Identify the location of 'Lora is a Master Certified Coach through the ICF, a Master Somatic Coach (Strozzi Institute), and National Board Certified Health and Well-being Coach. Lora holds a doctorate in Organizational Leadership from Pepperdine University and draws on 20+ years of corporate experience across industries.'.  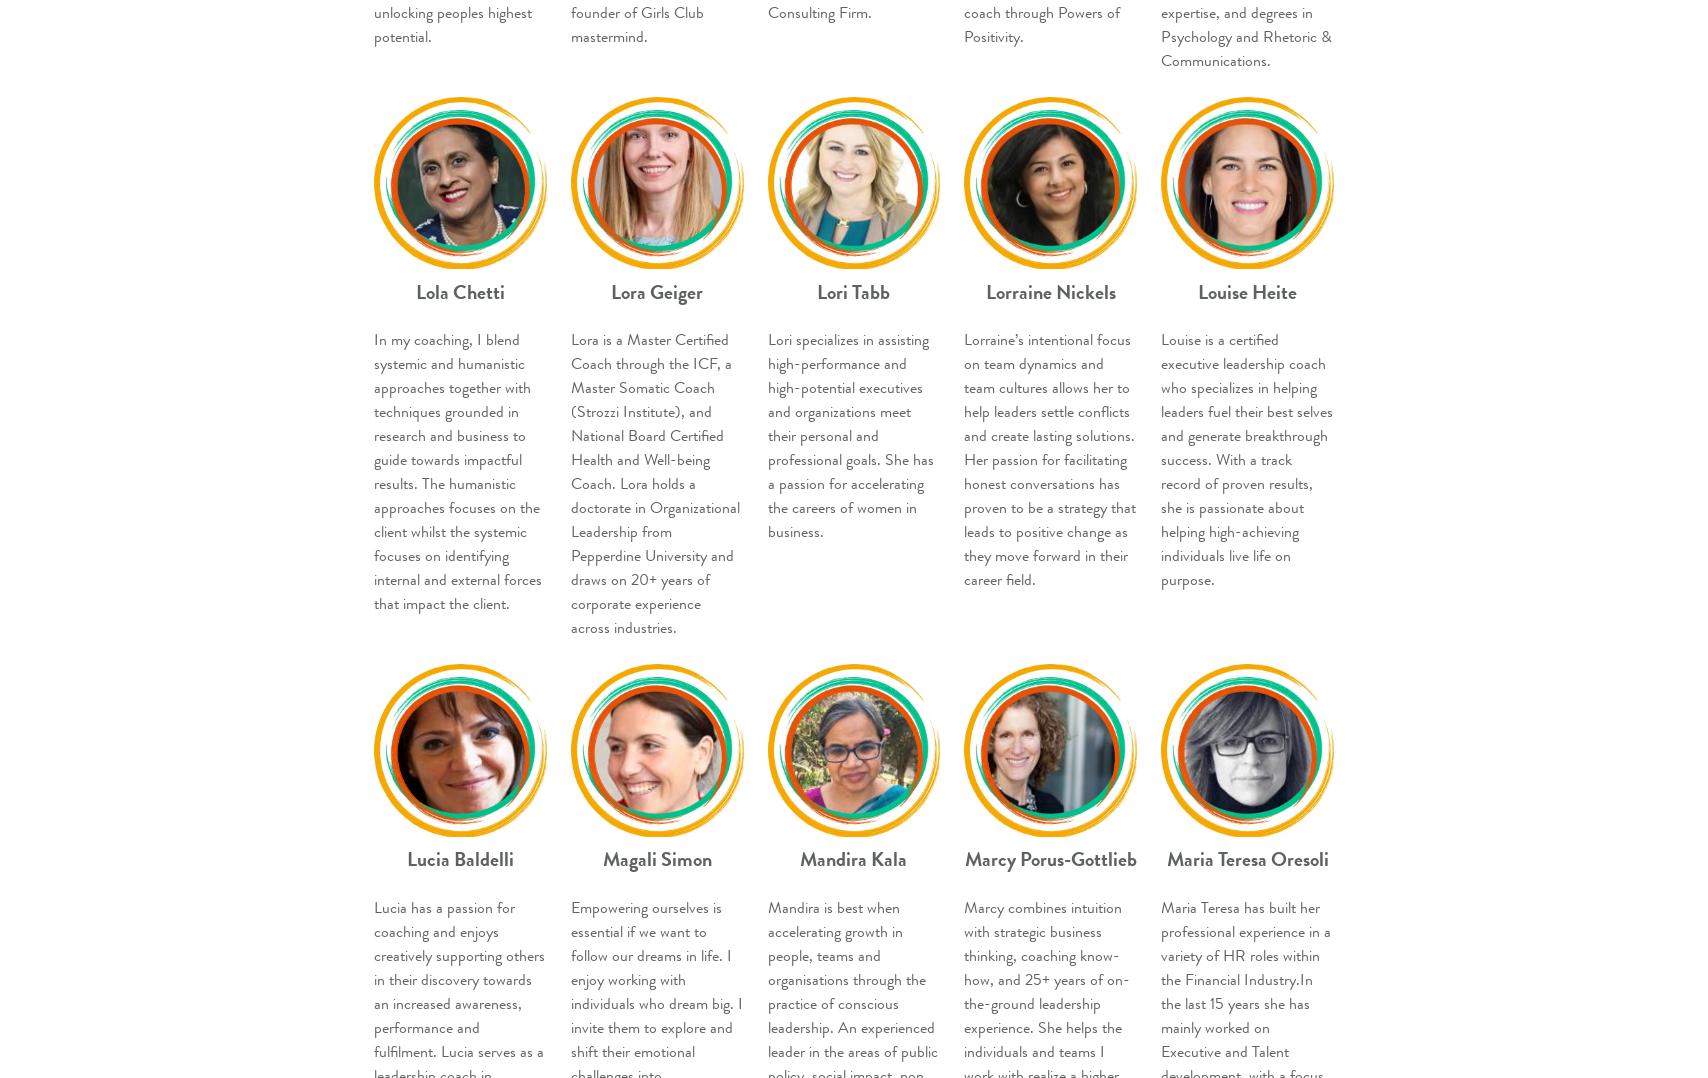
(569, 483).